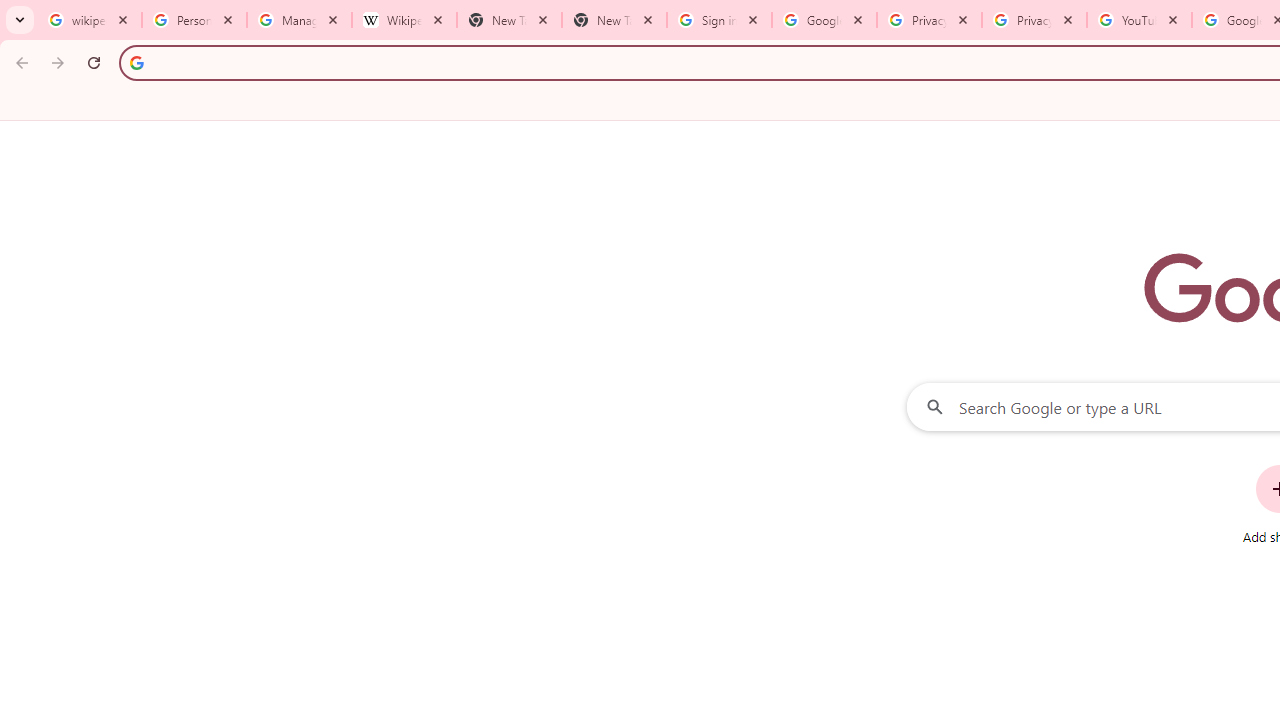  Describe the element at coordinates (194, 20) in the screenshot. I see `'Personalization & Google Search results - Google Search Help'` at that location.